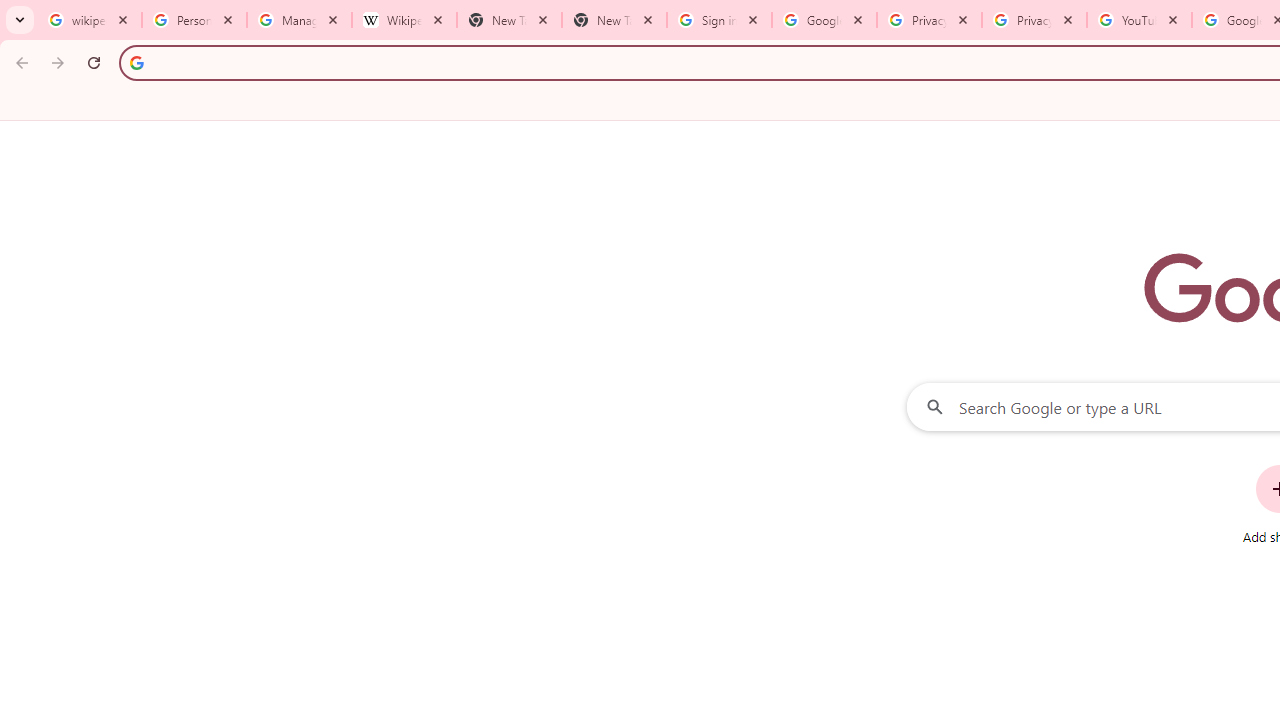  Describe the element at coordinates (194, 20) in the screenshot. I see `'Personalization & Google Search results - Google Search Help'` at that location.